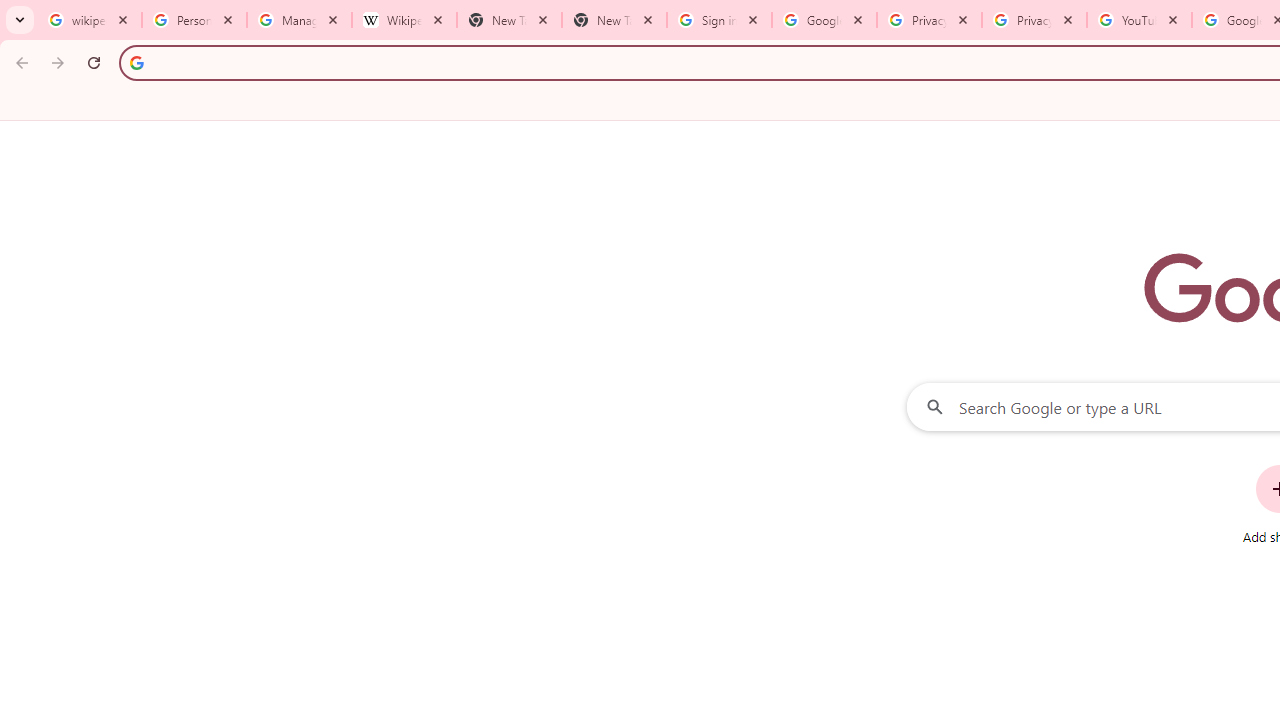  Describe the element at coordinates (194, 20) in the screenshot. I see `'Personalization & Google Search results - Google Search Help'` at that location.